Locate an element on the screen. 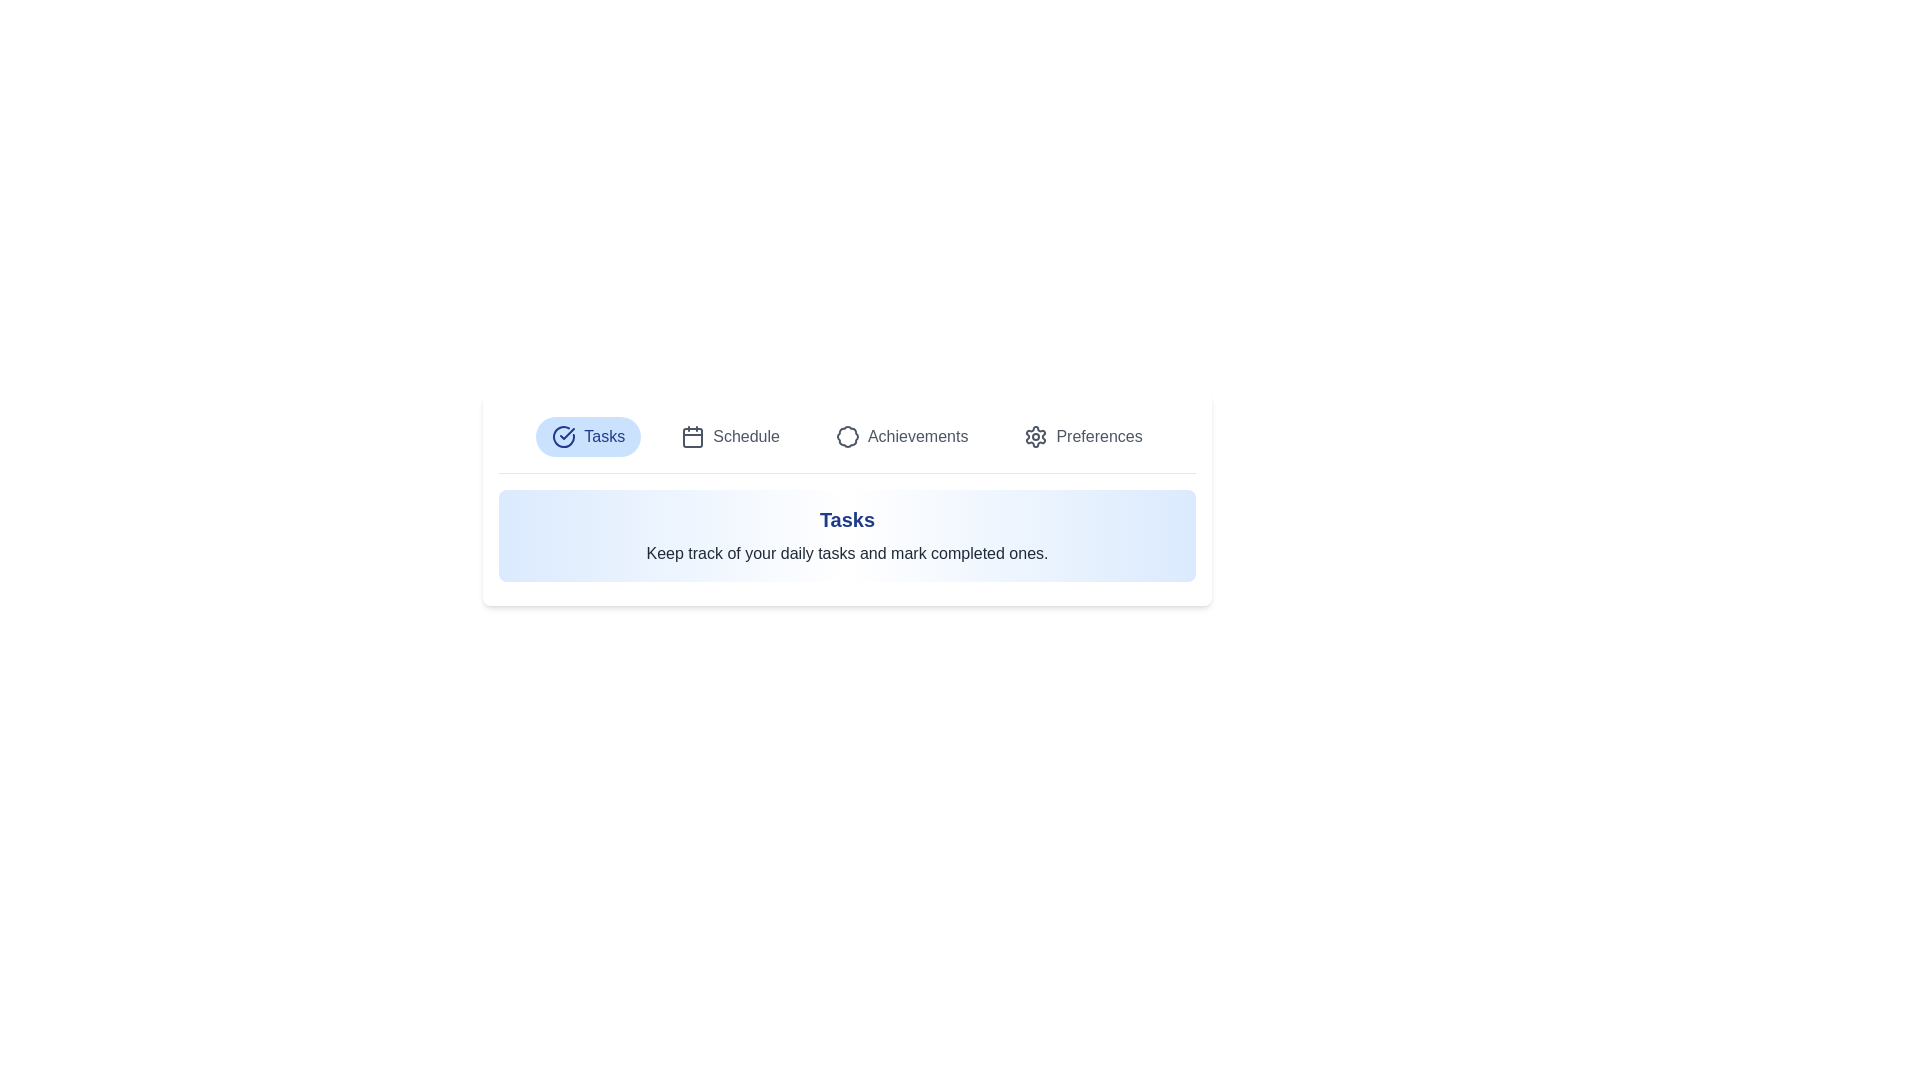 This screenshot has height=1080, width=1920. the 'Achievements' text label, which is the third item in the top-center navigation menu, following 'Tasks' and 'Schedule.' is located at coordinates (917, 435).